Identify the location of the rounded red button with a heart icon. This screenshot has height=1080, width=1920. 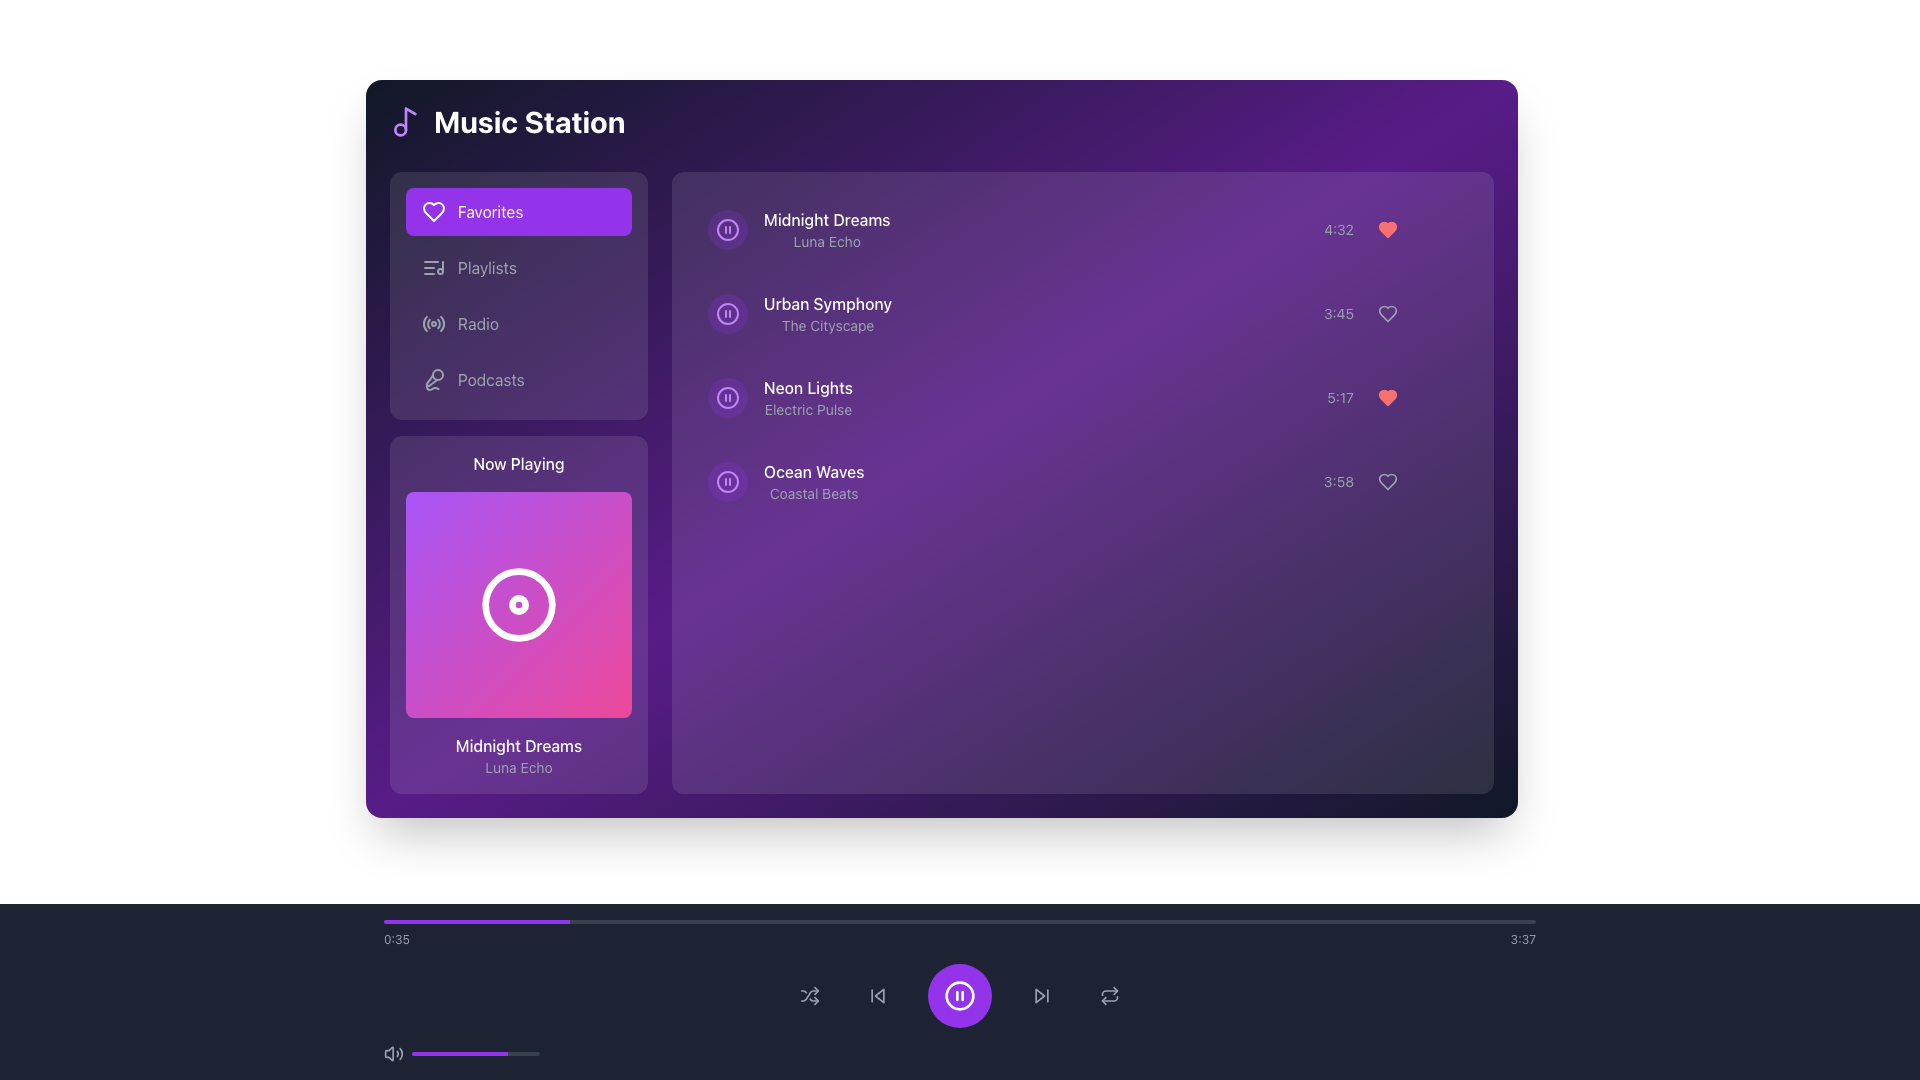
(1386, 229).